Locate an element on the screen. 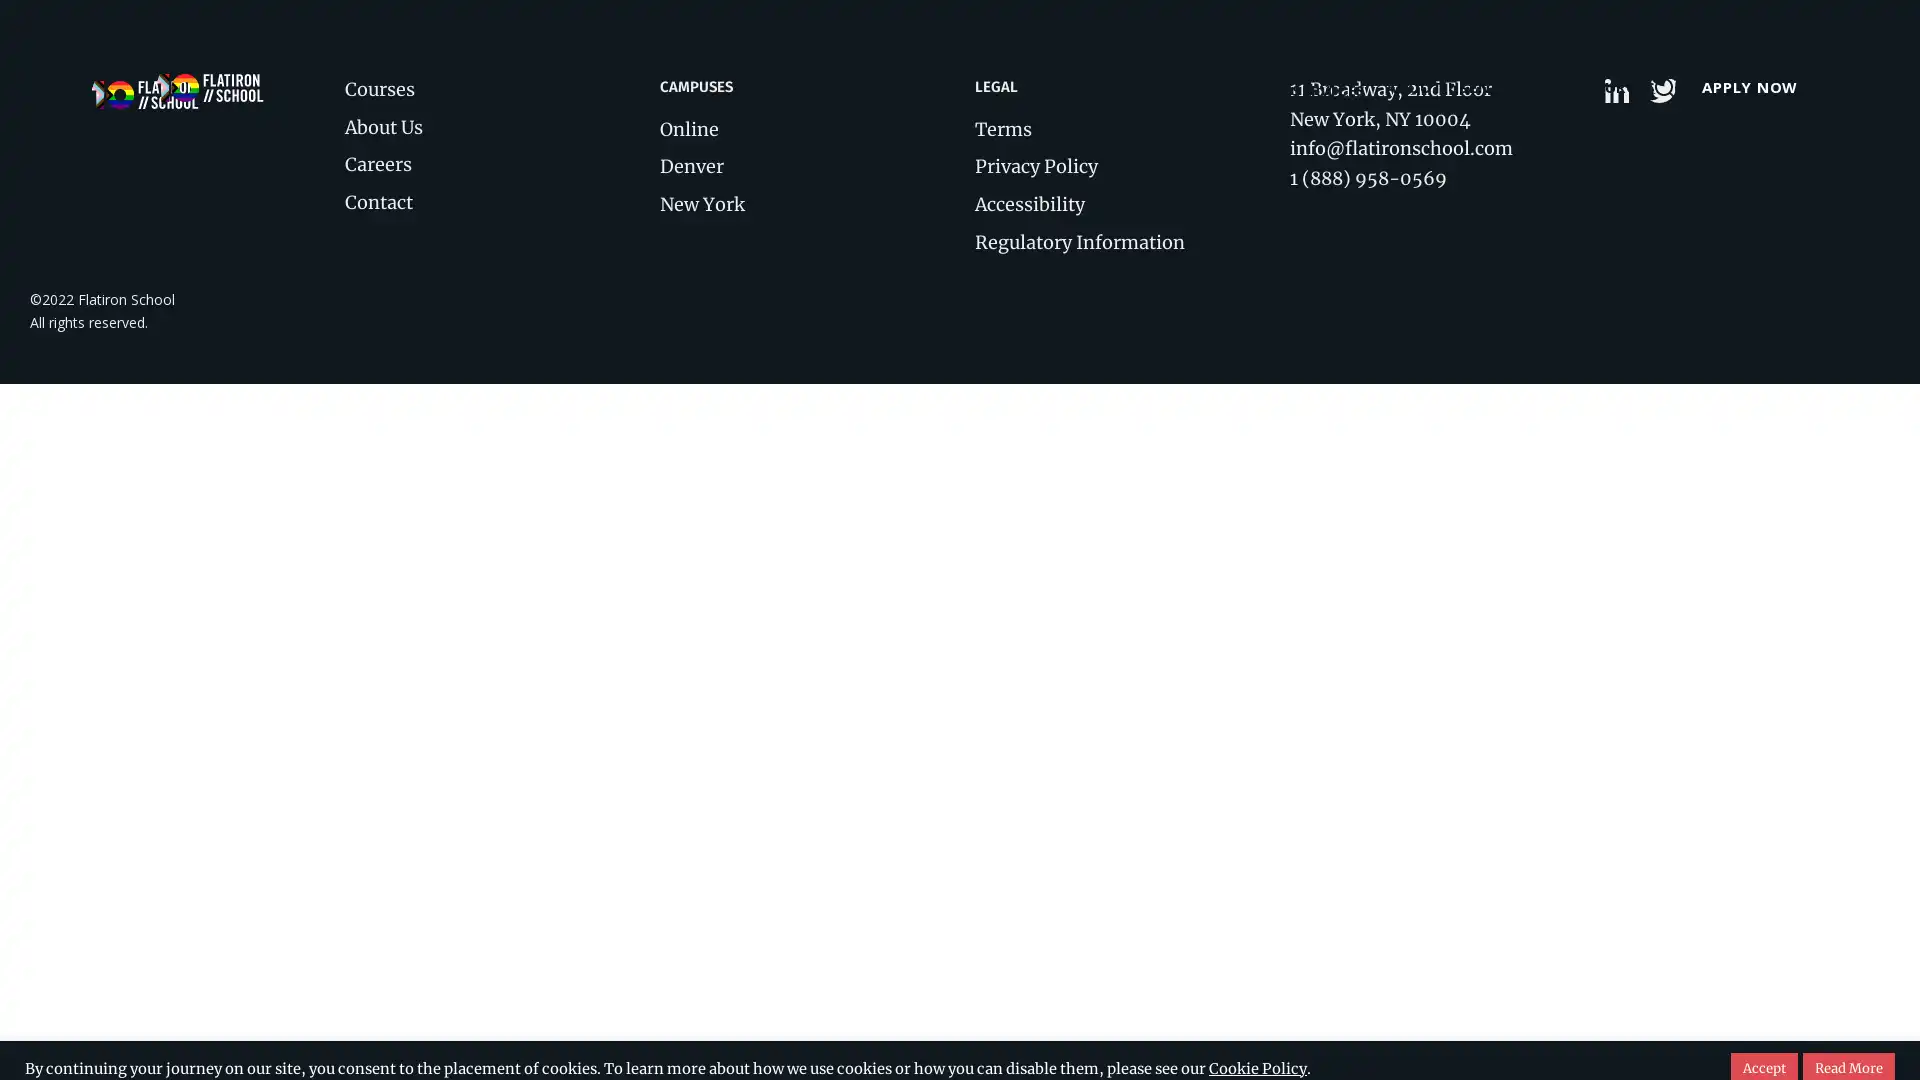  ABOUT US is located at coordinates (1287, 86).